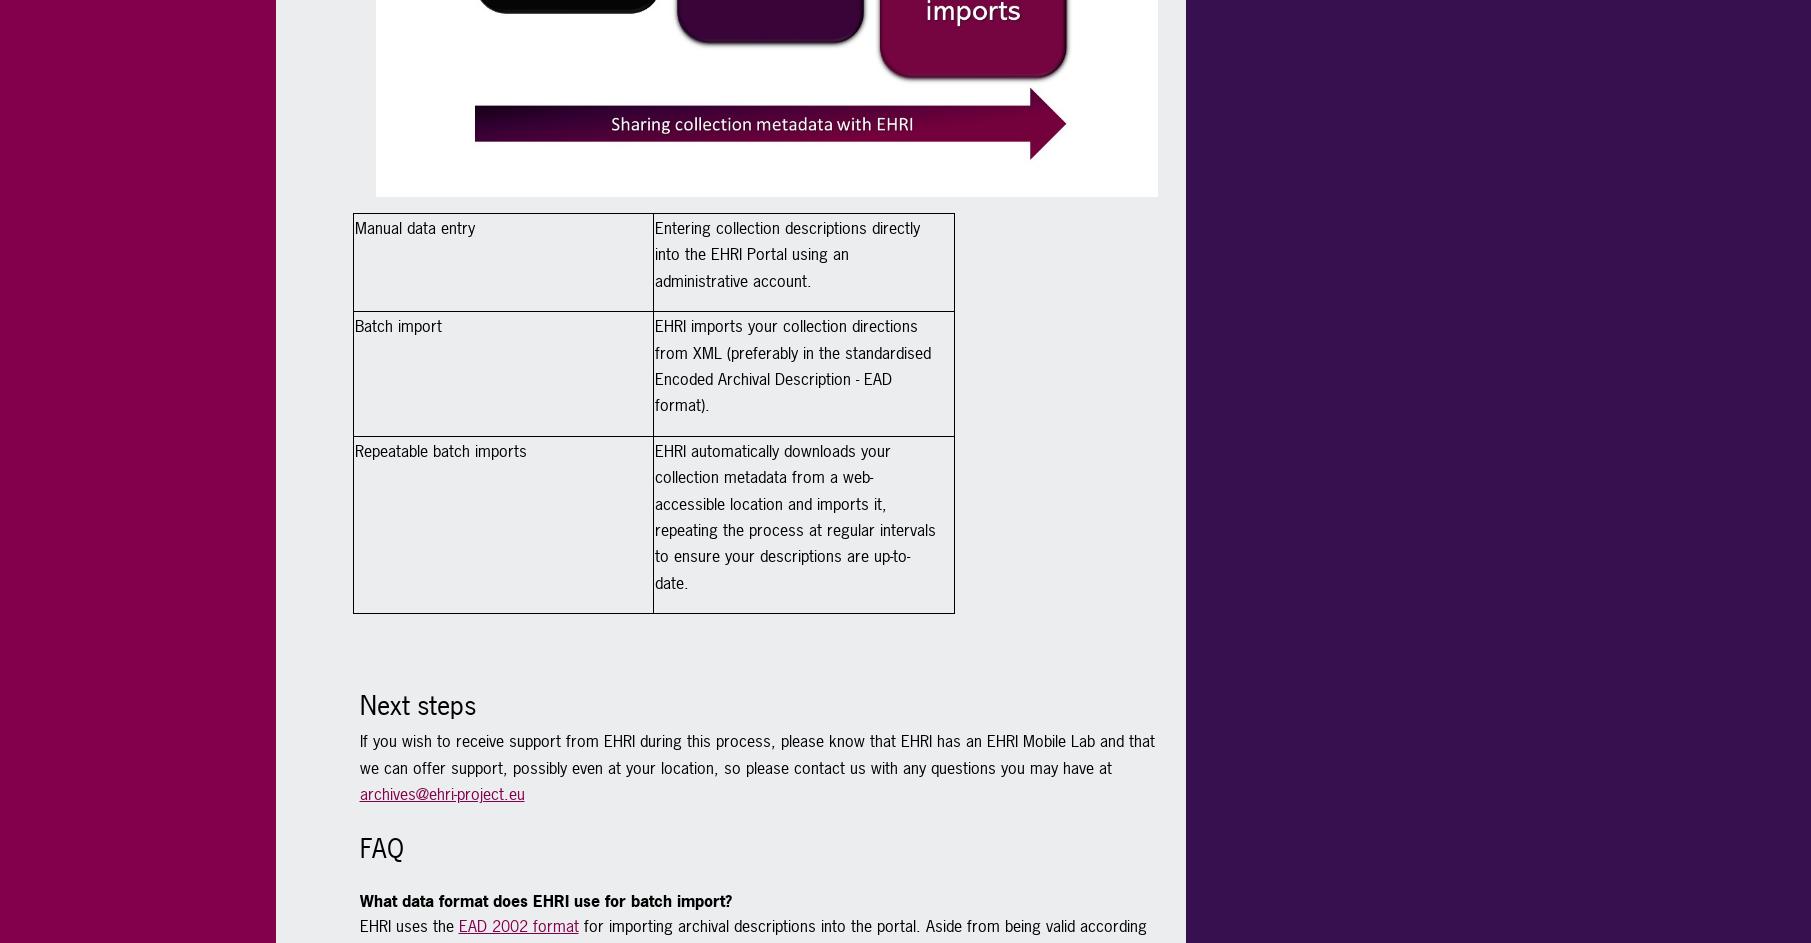  What do you see at coordinates (793, 515) in the screenshot?
I see `'EHRI automatically downloads your collection metadata from a web-accessible location and imports it, repeating the process at regular intervals to ensure your descriptions are up-to-date.'` at bounding box center [793, 515].